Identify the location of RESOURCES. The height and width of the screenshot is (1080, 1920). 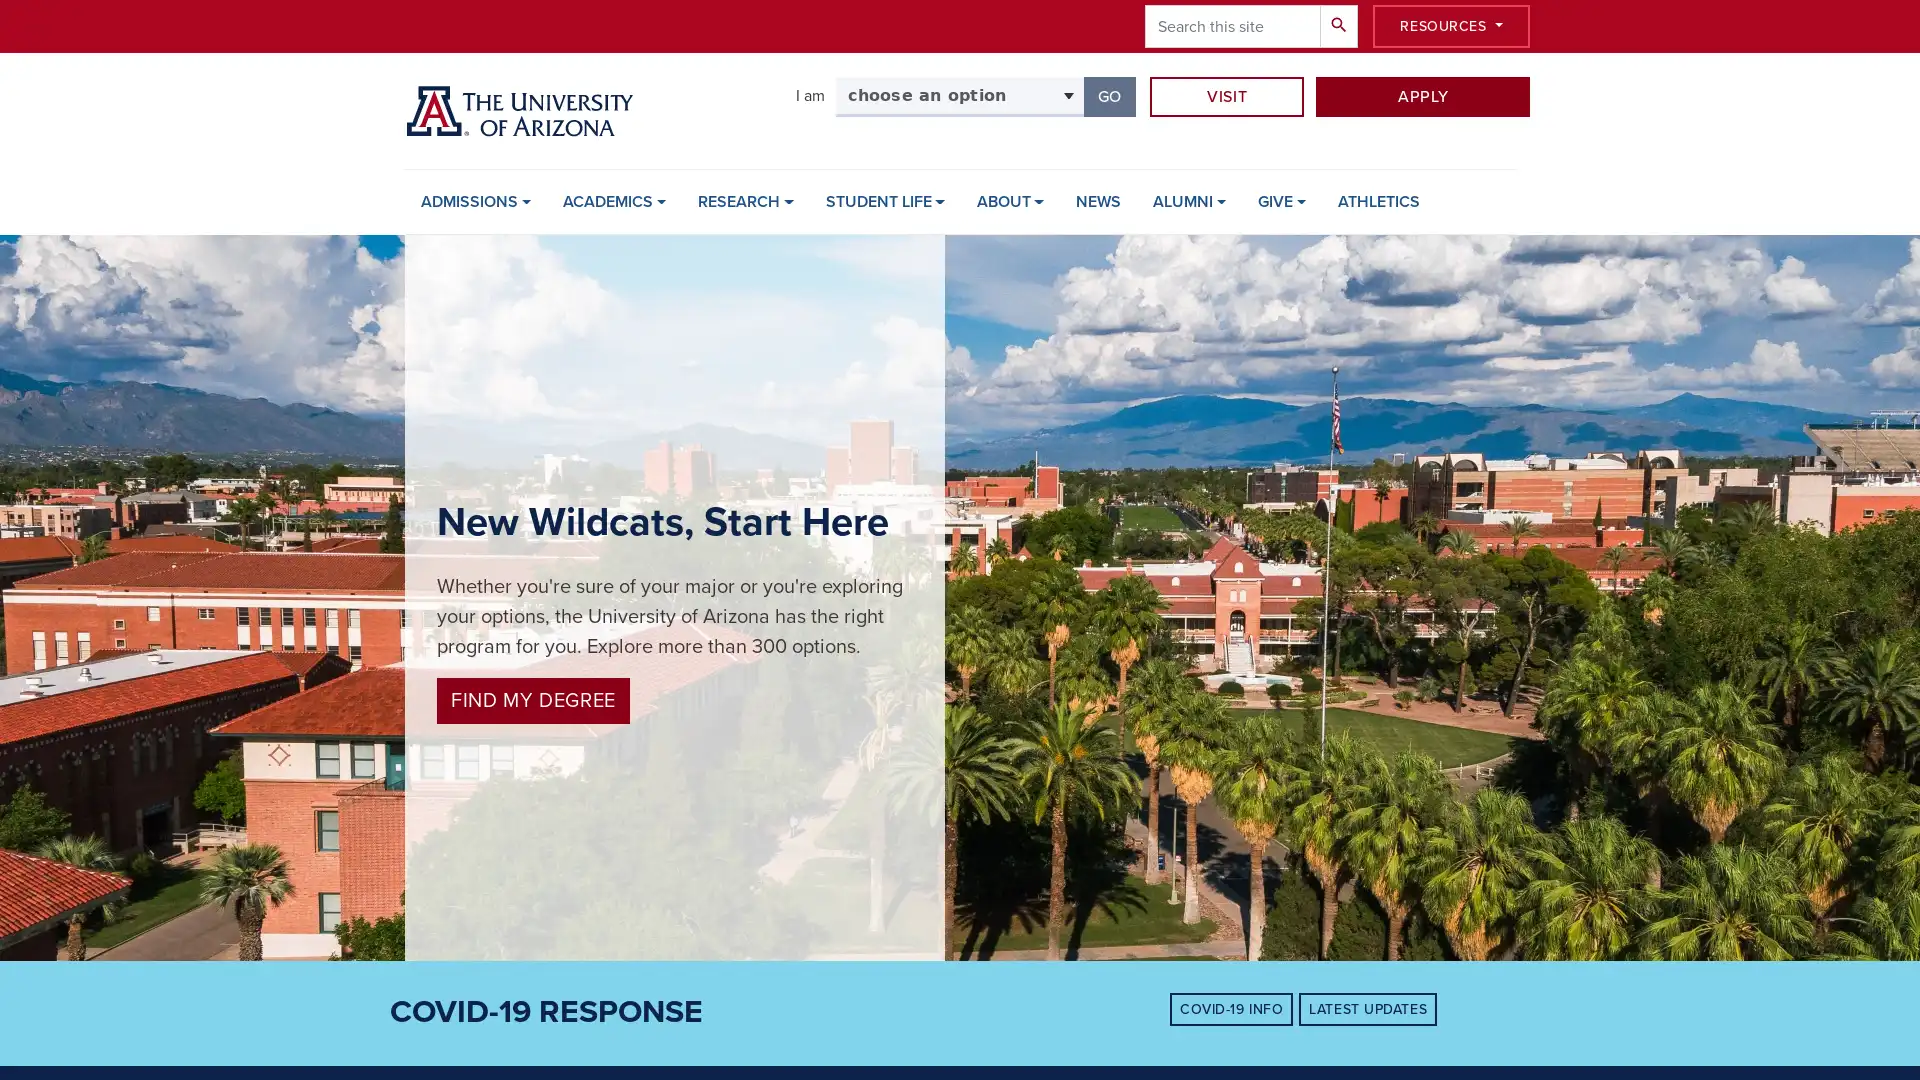
(1451, 26).